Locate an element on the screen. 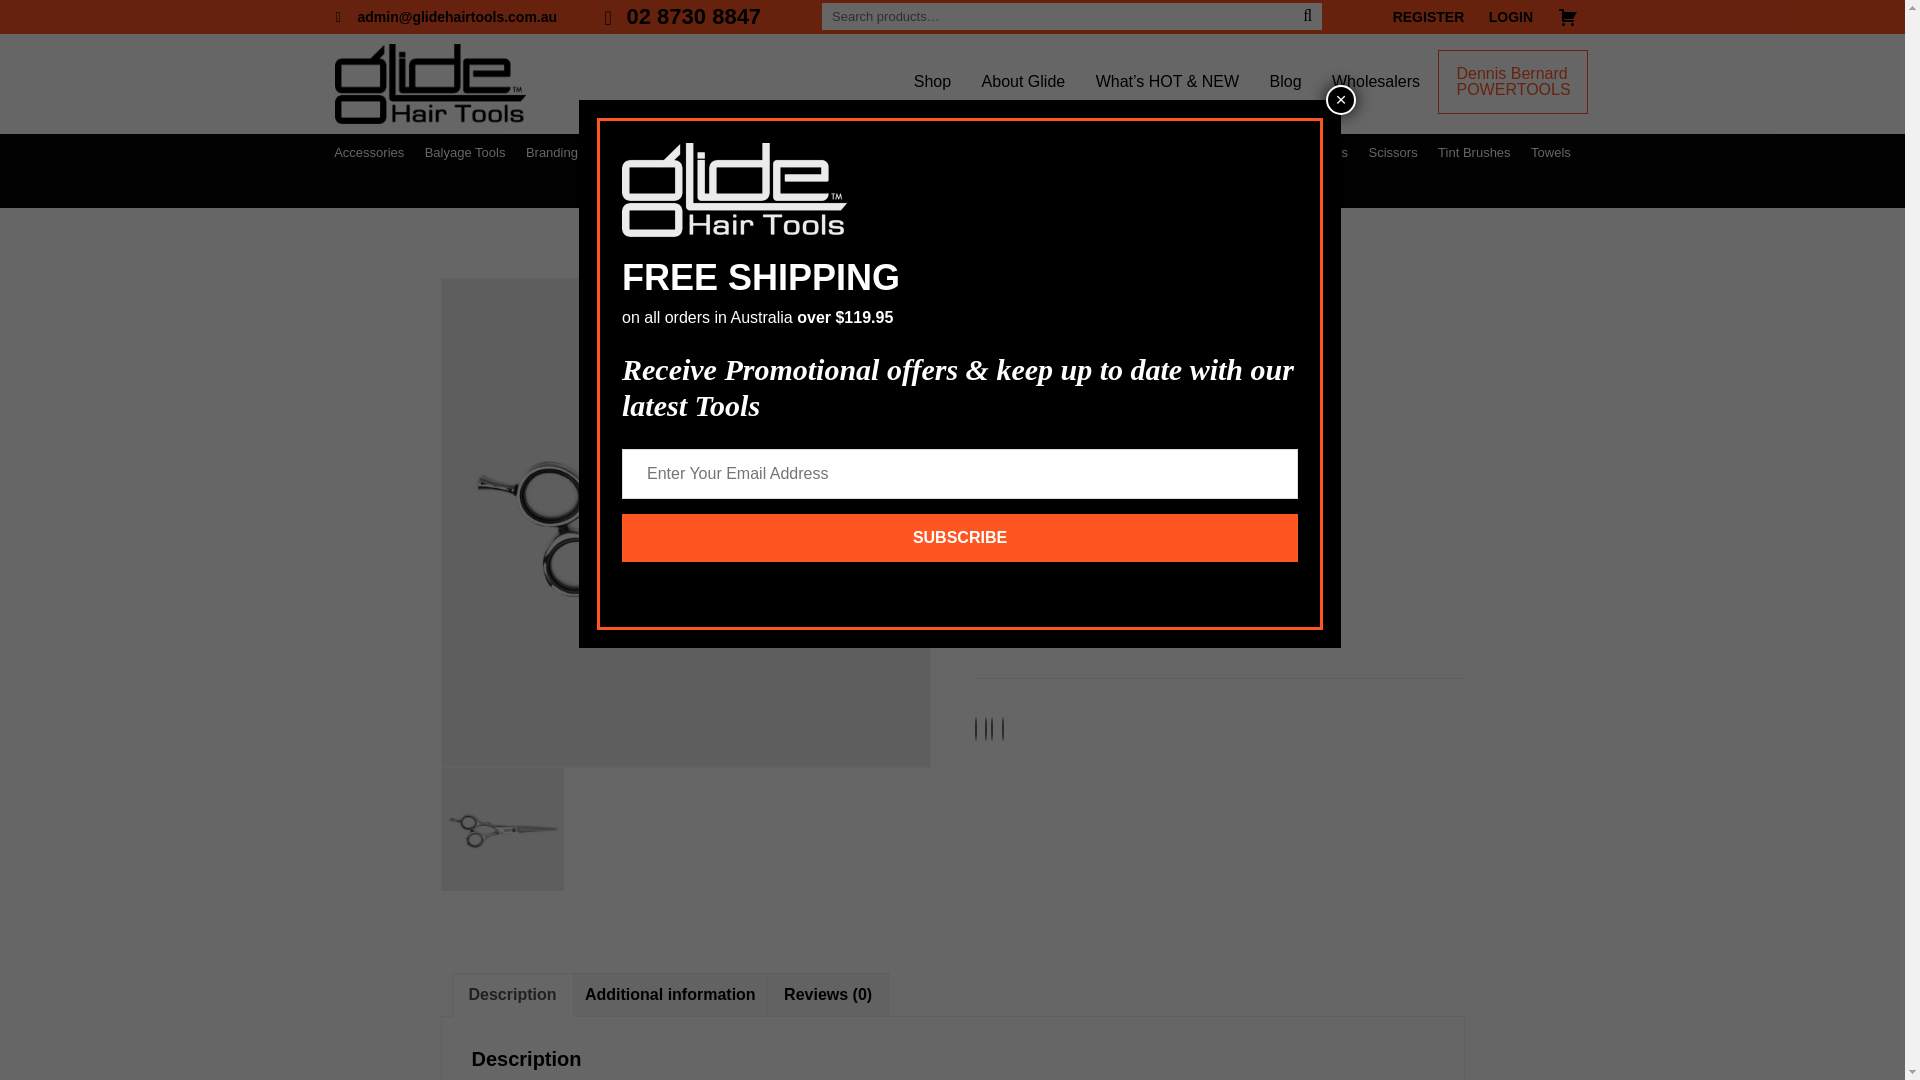 This screenshot has height=1080, width=1920. 'Essence of a Salon' is located at coordinates (1079, 151).